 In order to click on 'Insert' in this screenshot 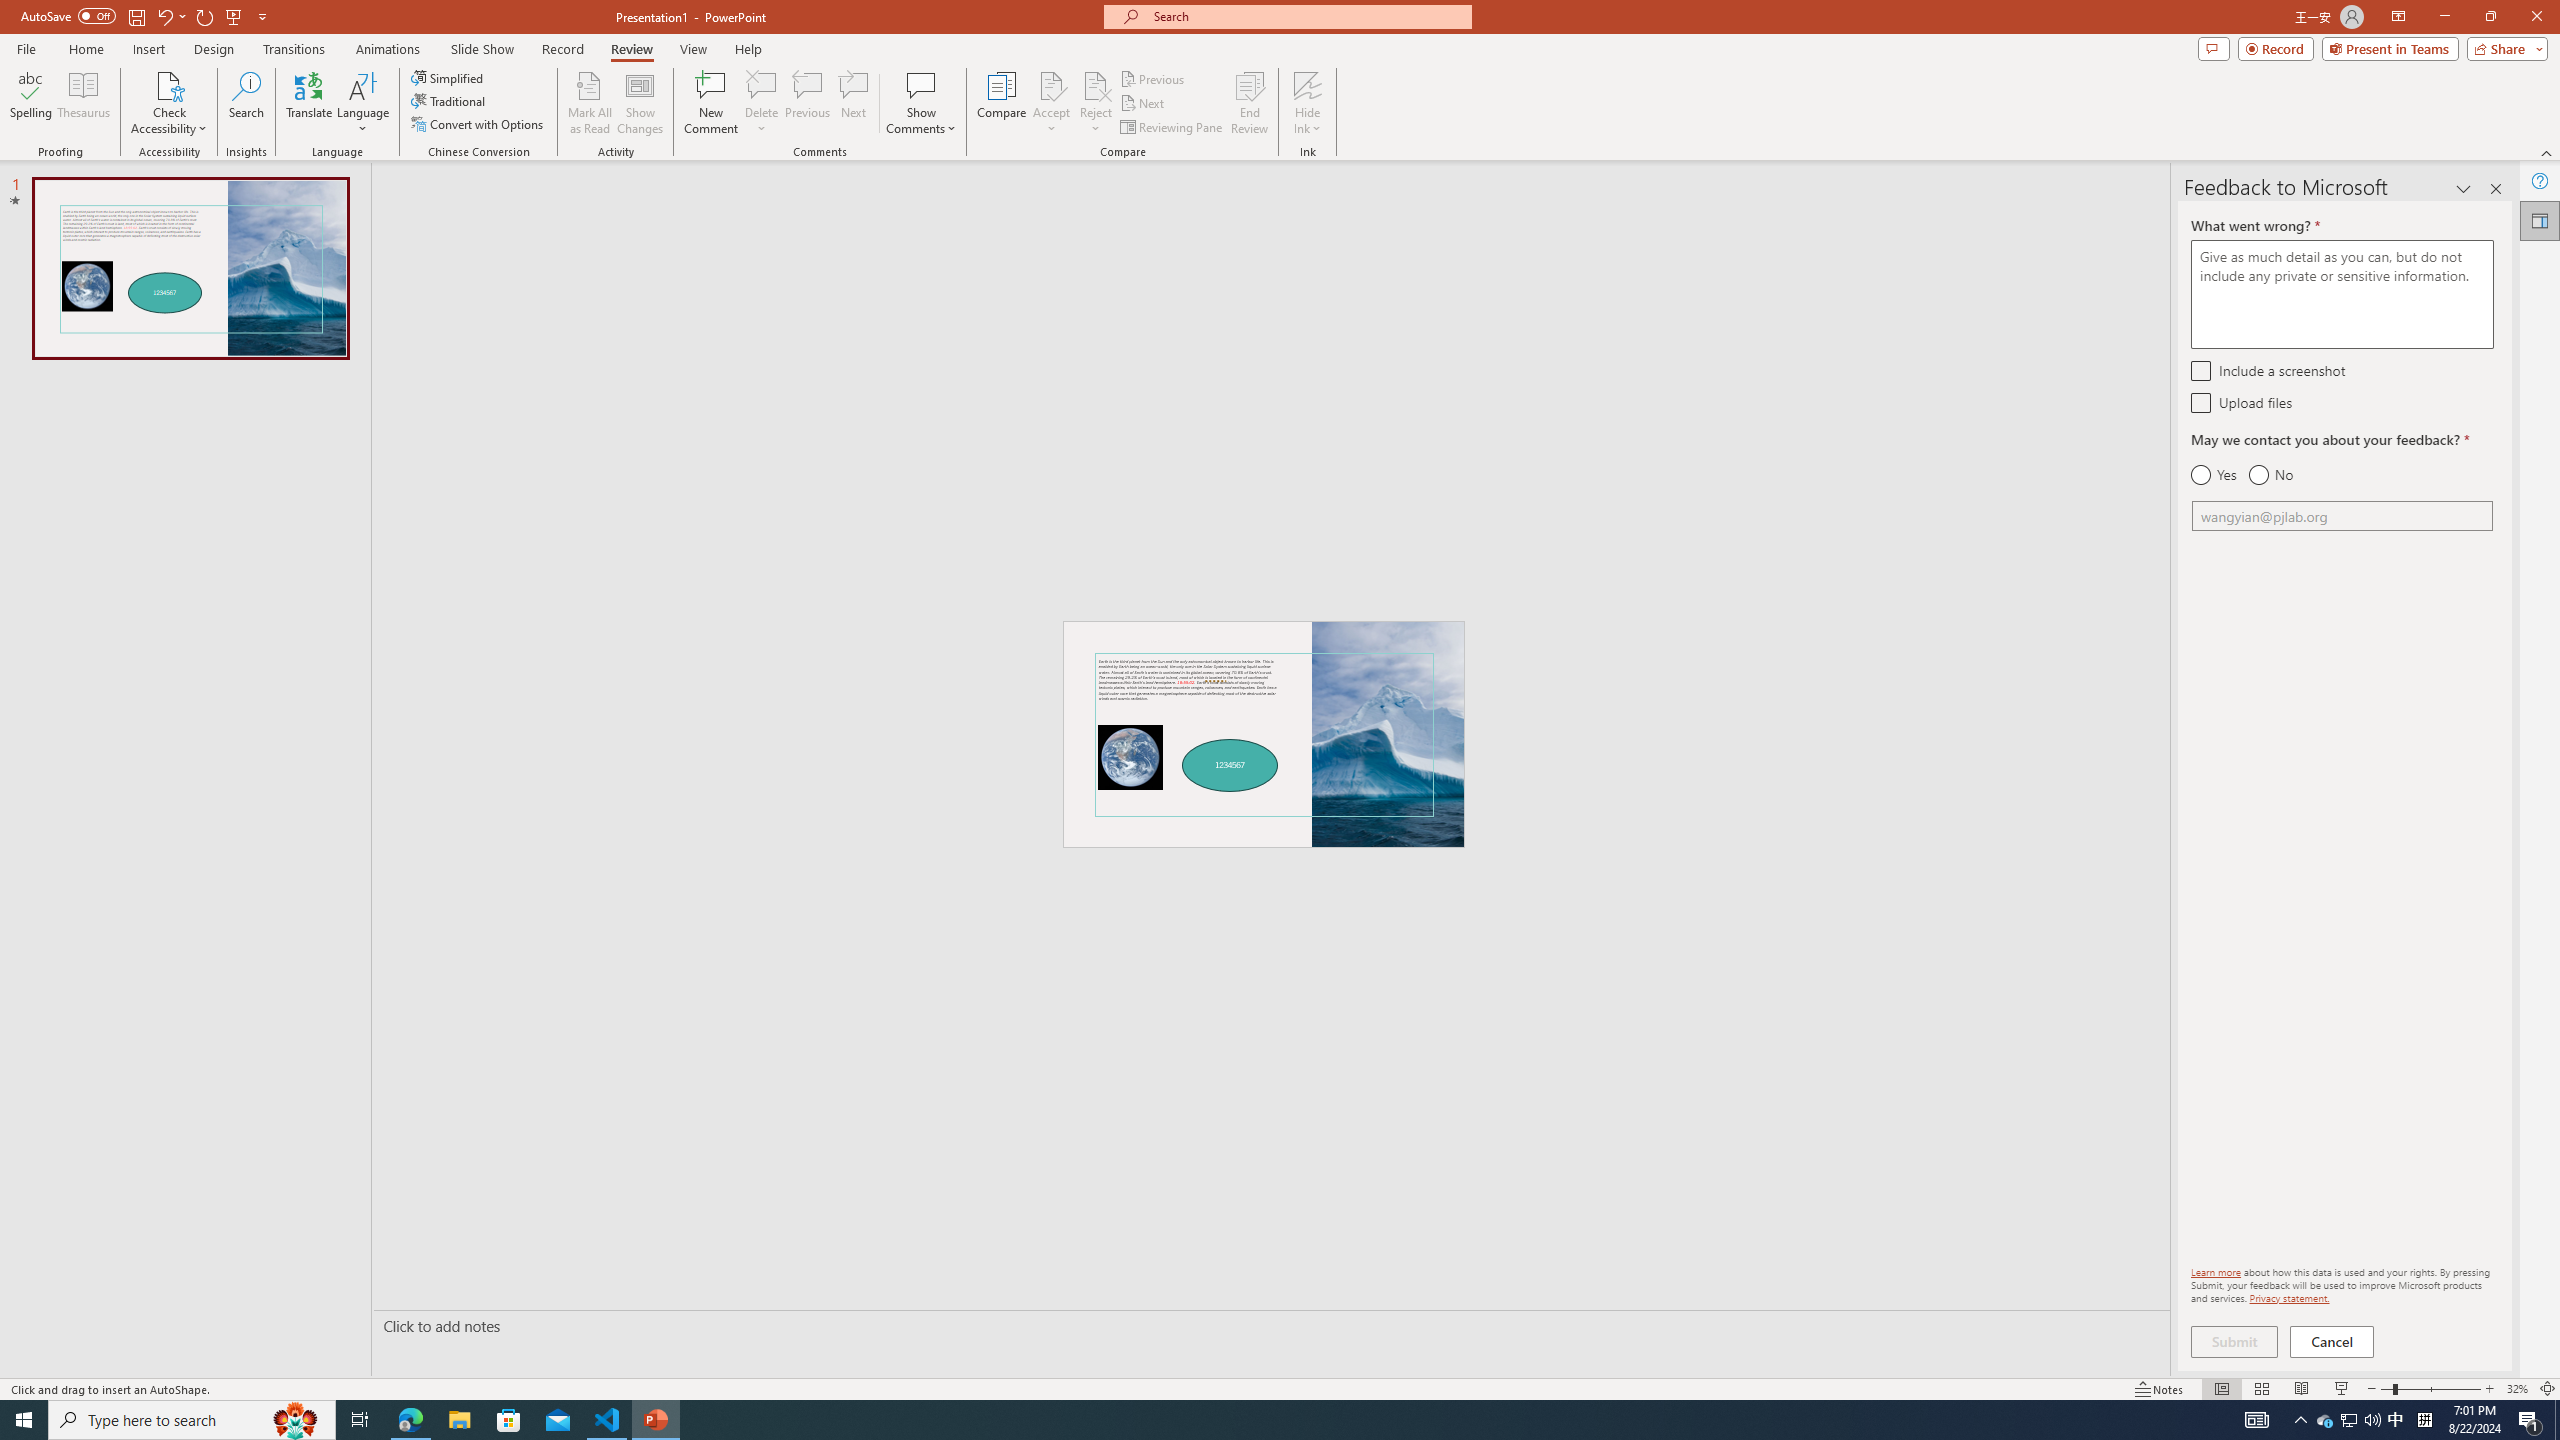, I will do `click(147, 49)`.